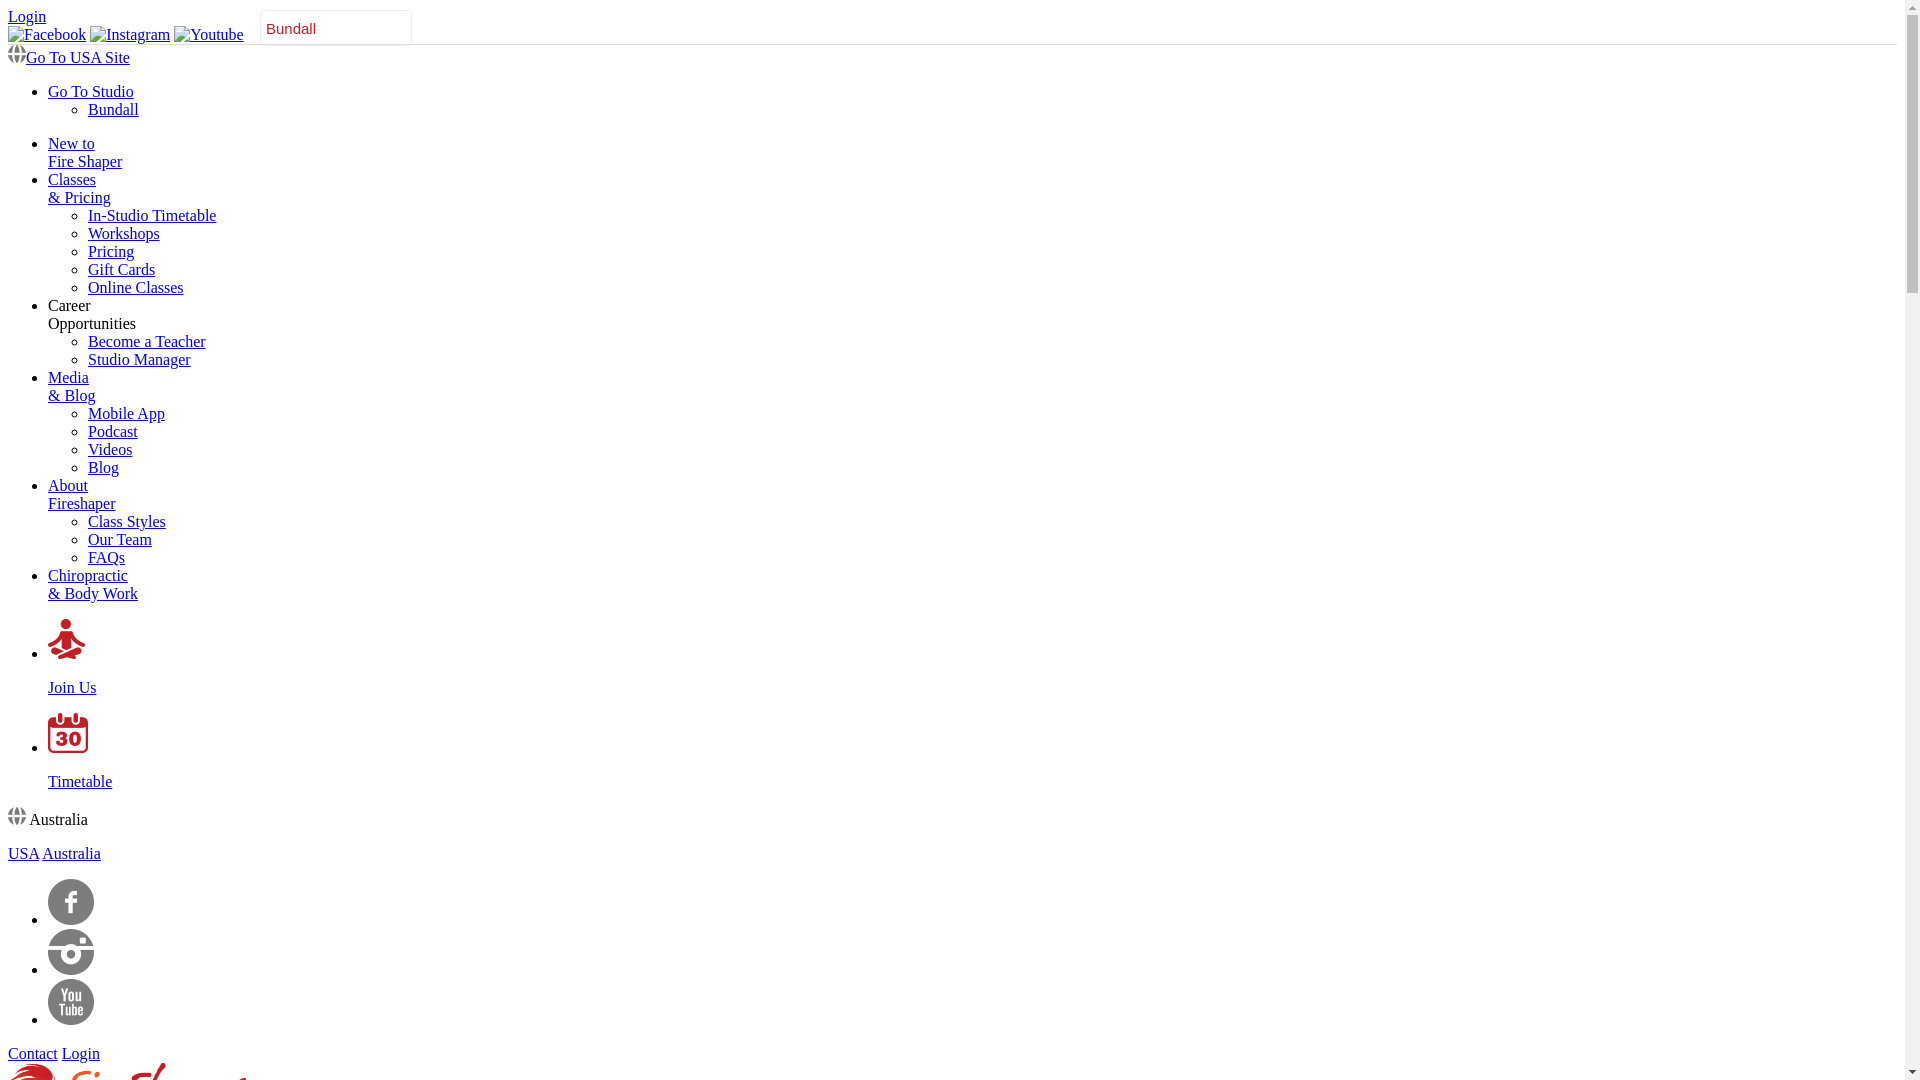  Describe the element at coordinates (125, 520) in the screenshot. I see `'Class Styles'` at that location.